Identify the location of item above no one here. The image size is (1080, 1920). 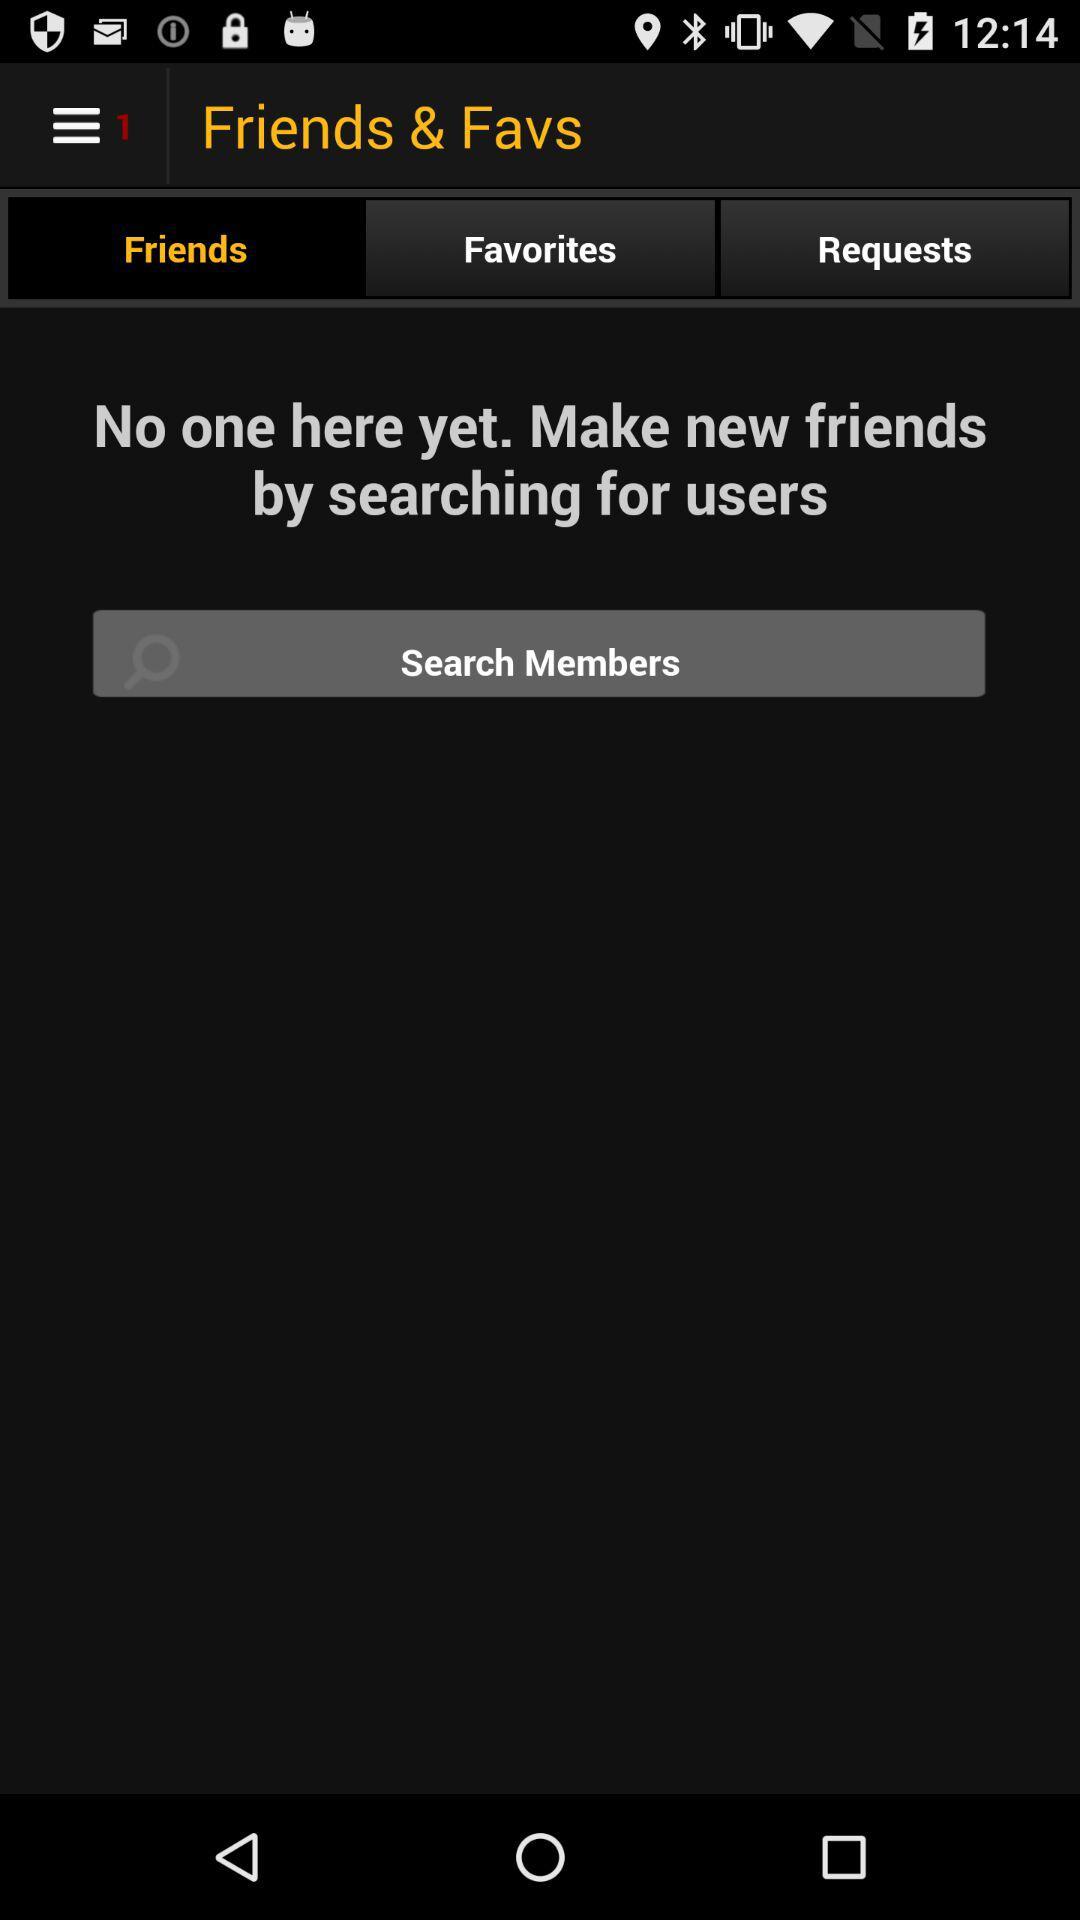
(893, 247).